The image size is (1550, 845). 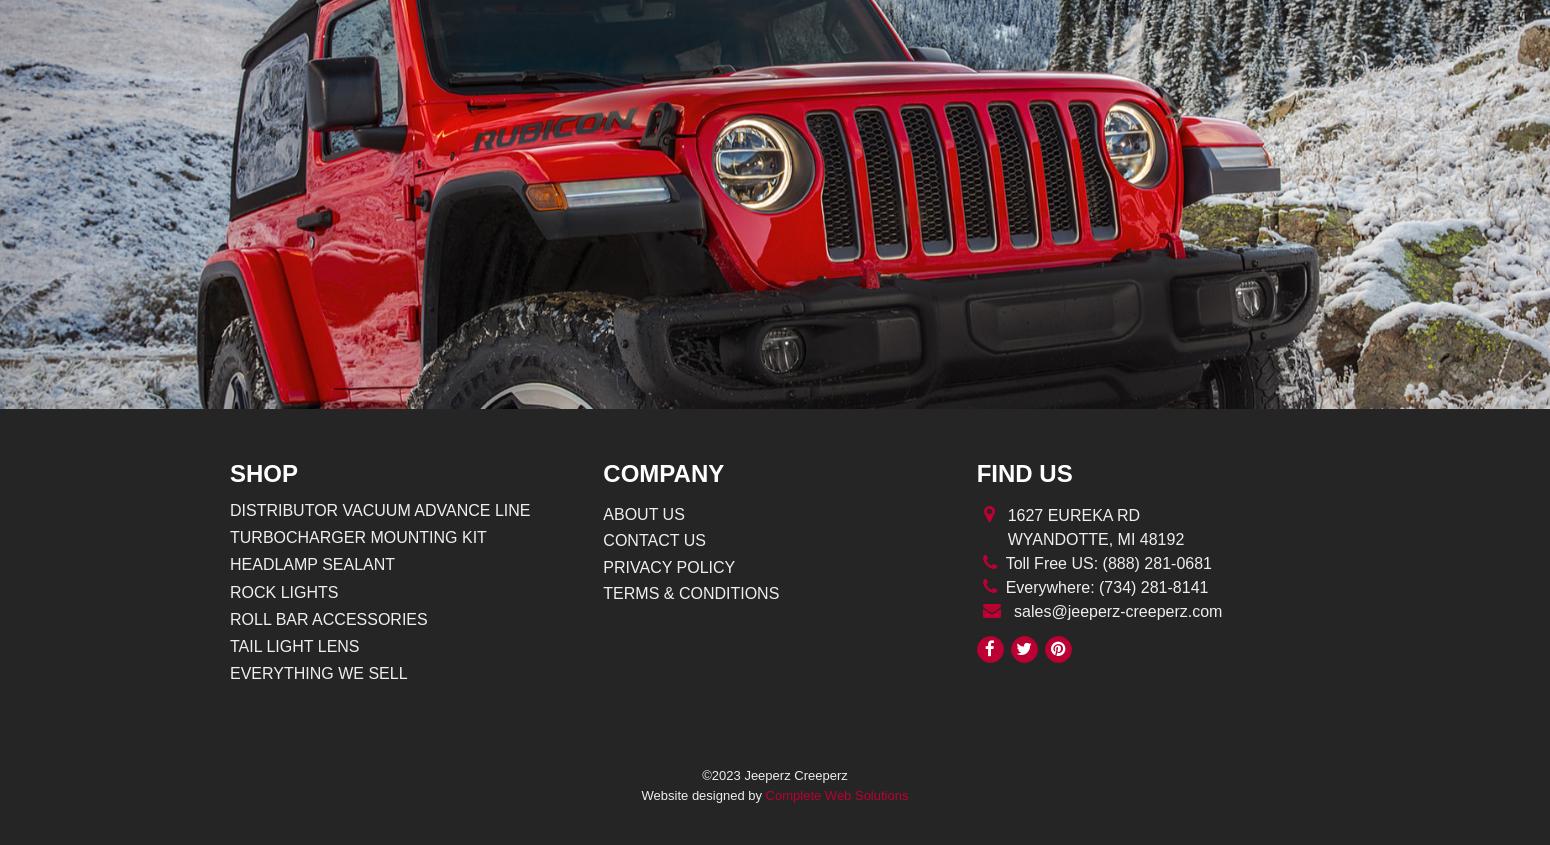 What do you see at coordinates (835, 794) in the screenshot?
I see `'Complete Web
							Solutions'` at bounding box center [835, 794].